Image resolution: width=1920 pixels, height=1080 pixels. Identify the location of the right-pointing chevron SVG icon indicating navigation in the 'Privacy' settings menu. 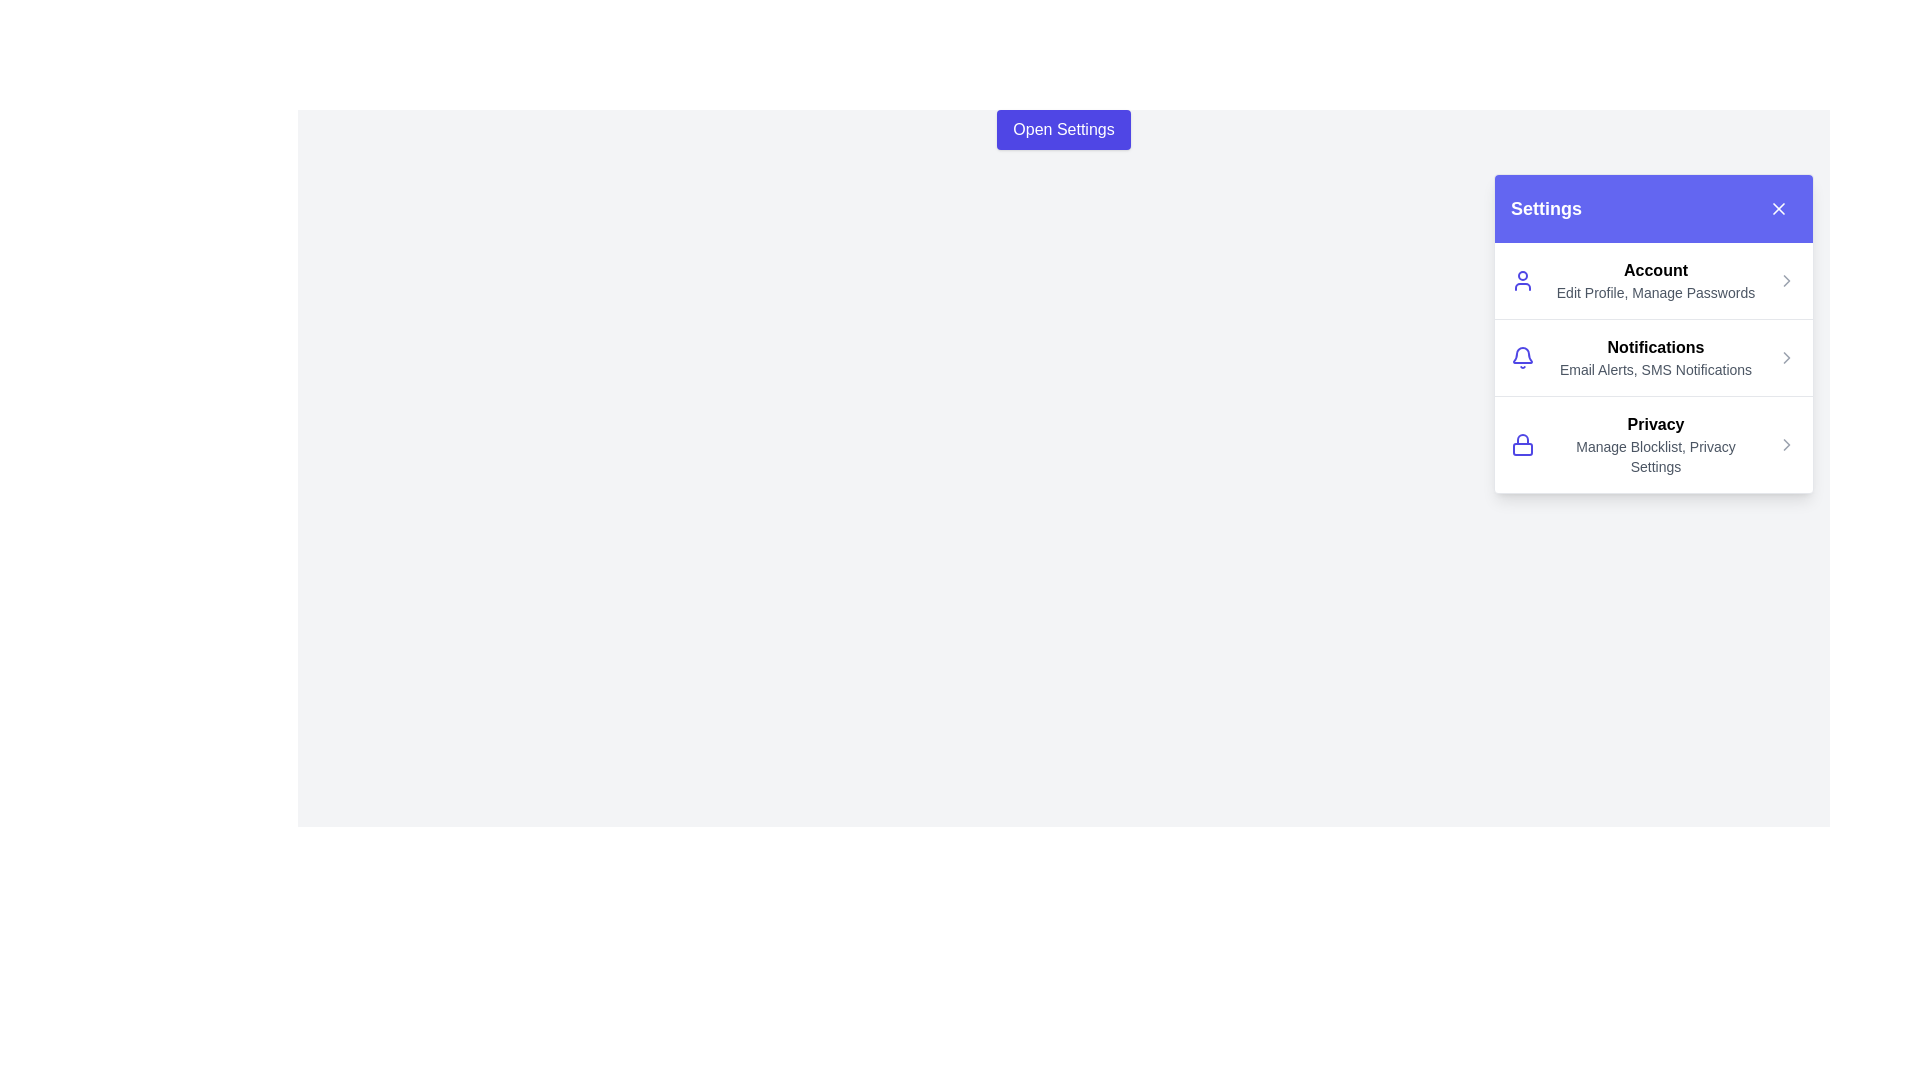
(1786, 443).